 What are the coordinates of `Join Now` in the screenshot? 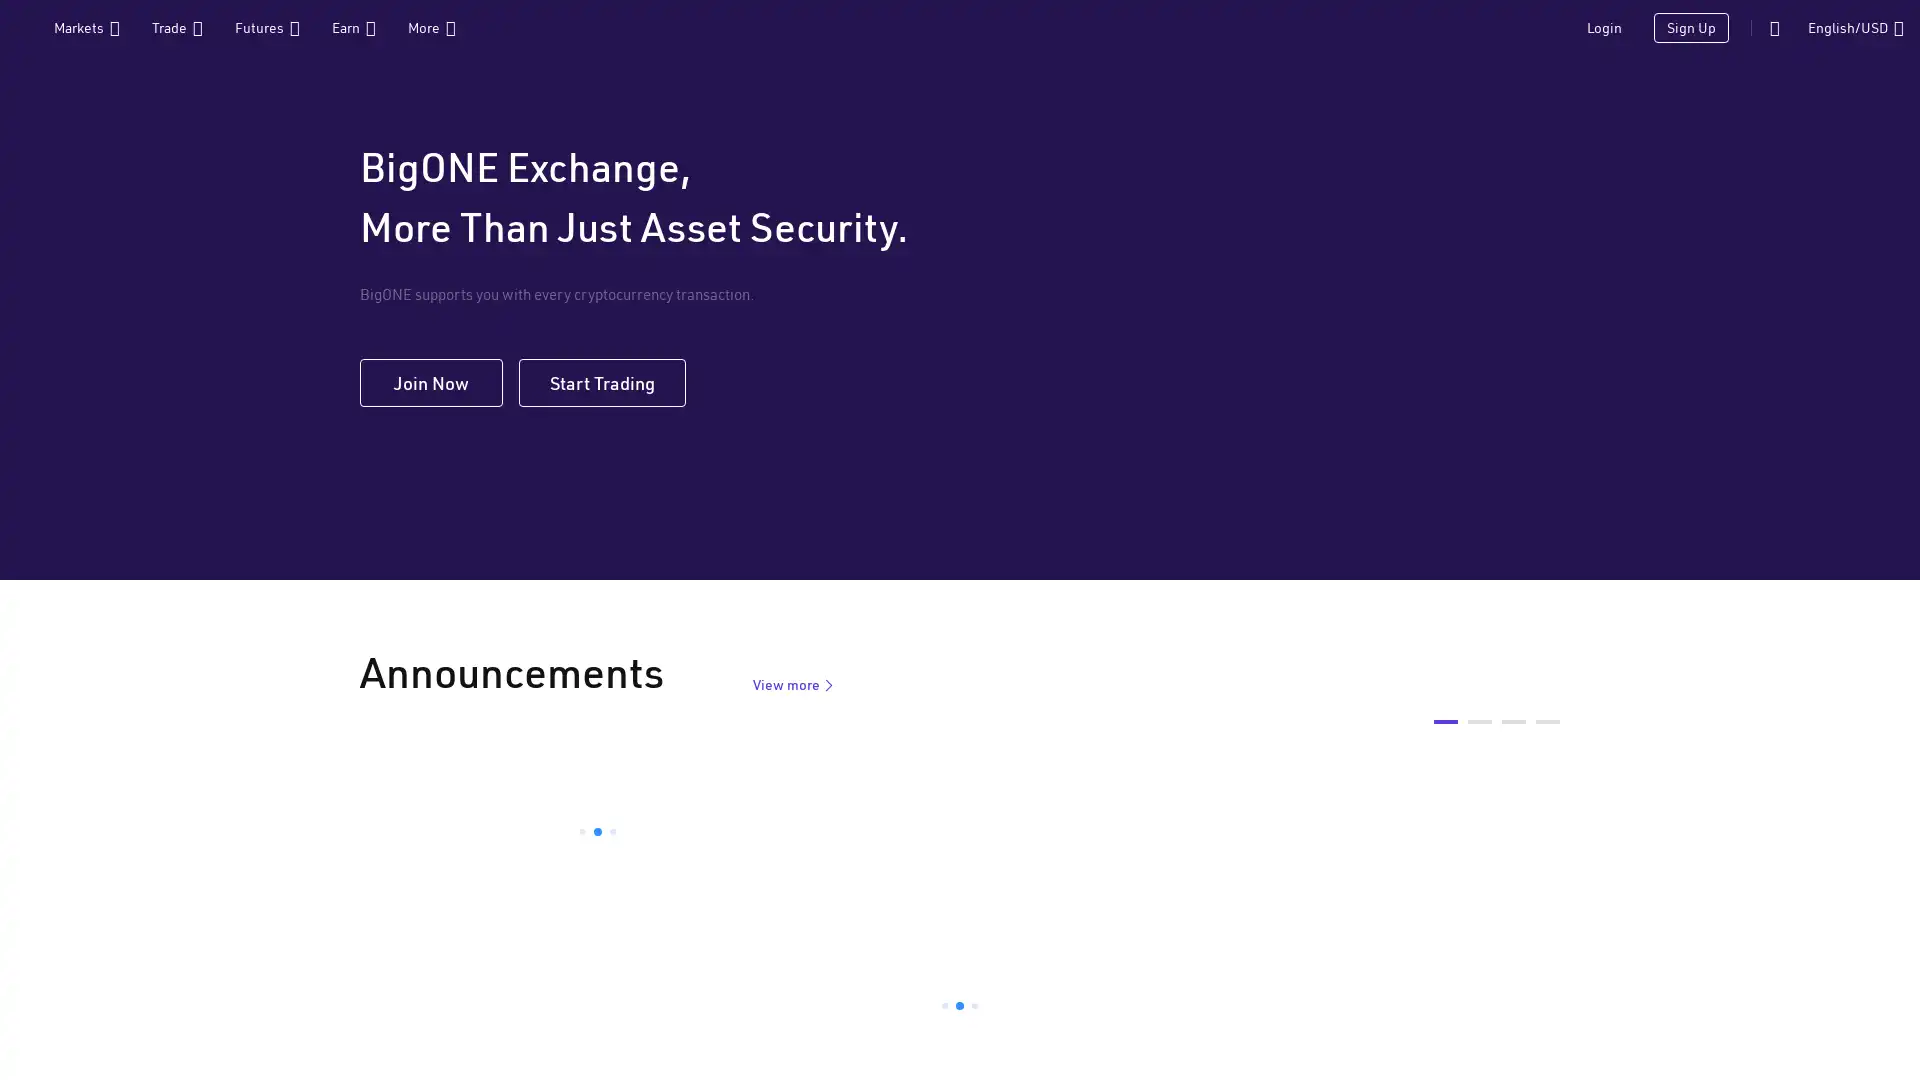 It's located at (430, 382).